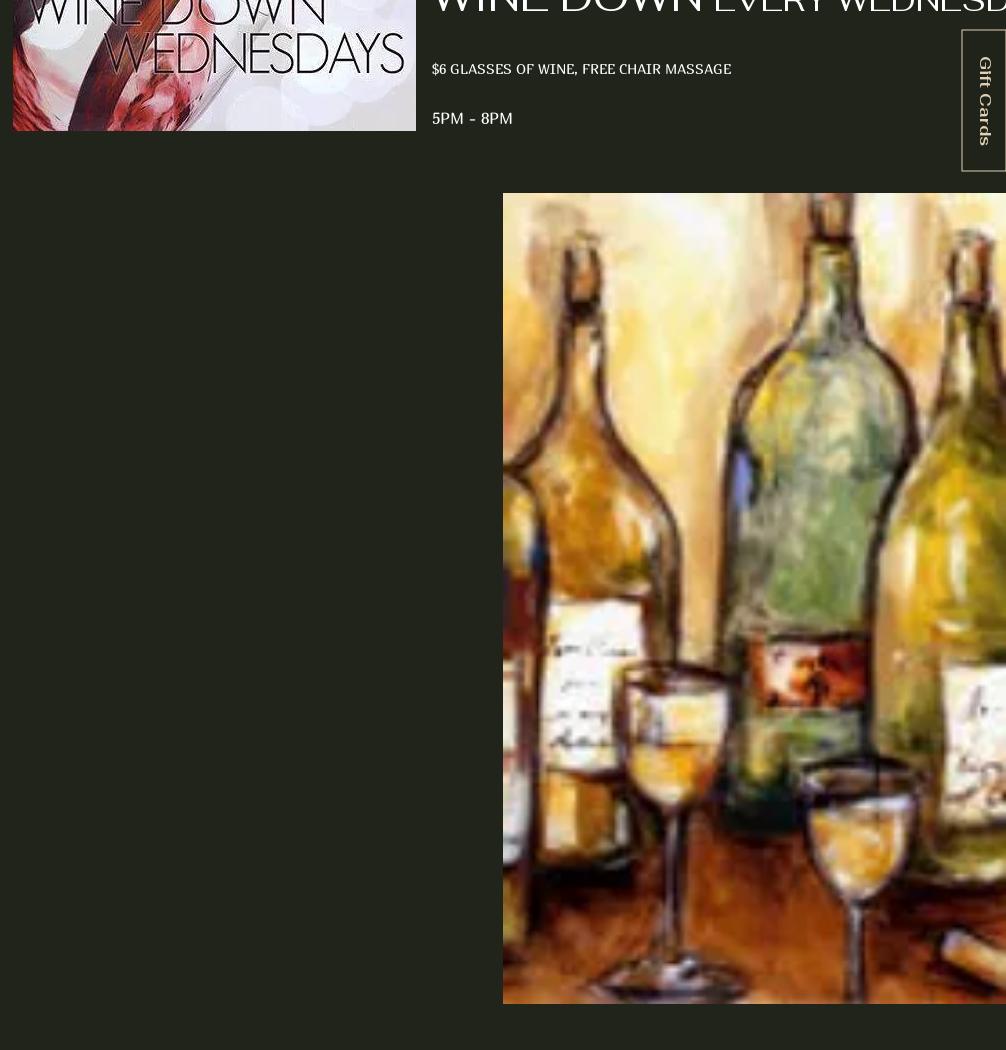  Describe the element at coordinates (223, 631) in the screenshot. I see `'By reservation only. Reservation fee is non-refundable.'` at that location.